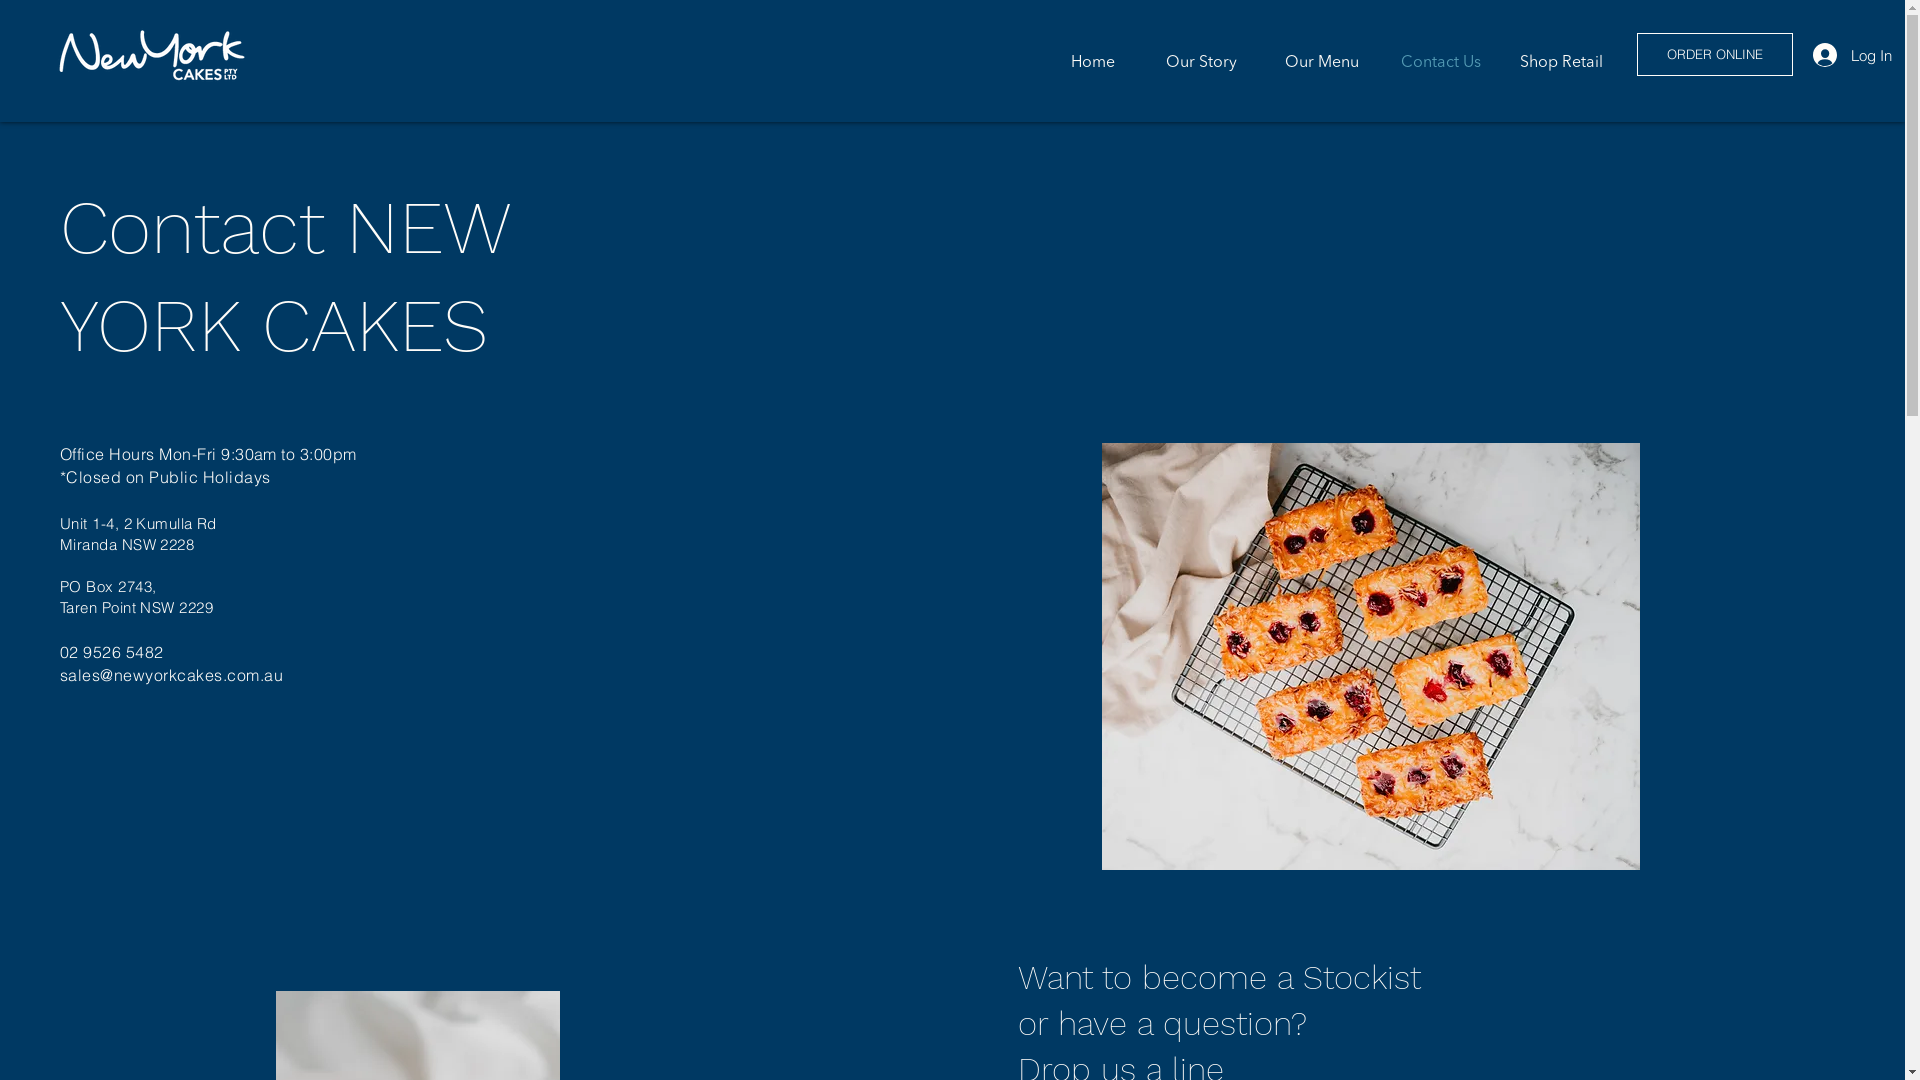  I want to click on 'ORDER ONLINE', so click(1713, 53).